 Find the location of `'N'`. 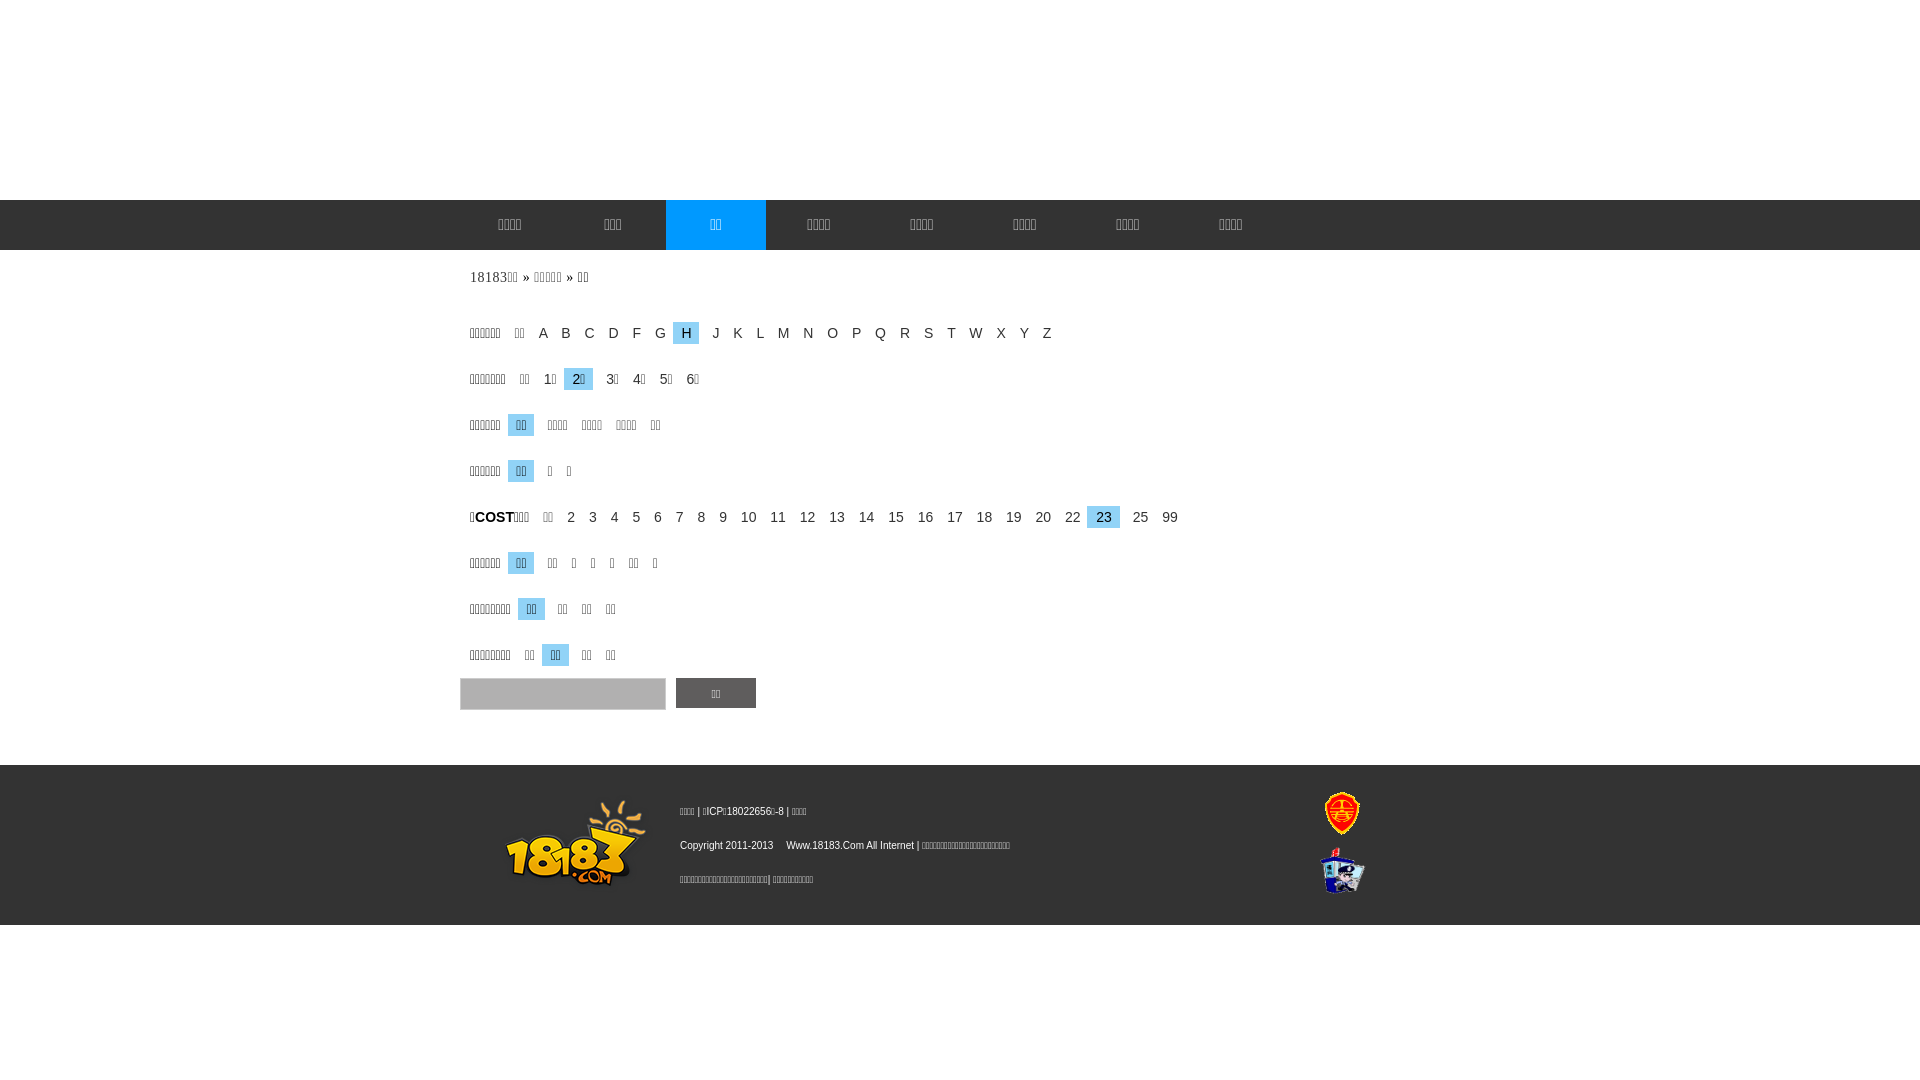

'N' is located at coordinates (791, 331).